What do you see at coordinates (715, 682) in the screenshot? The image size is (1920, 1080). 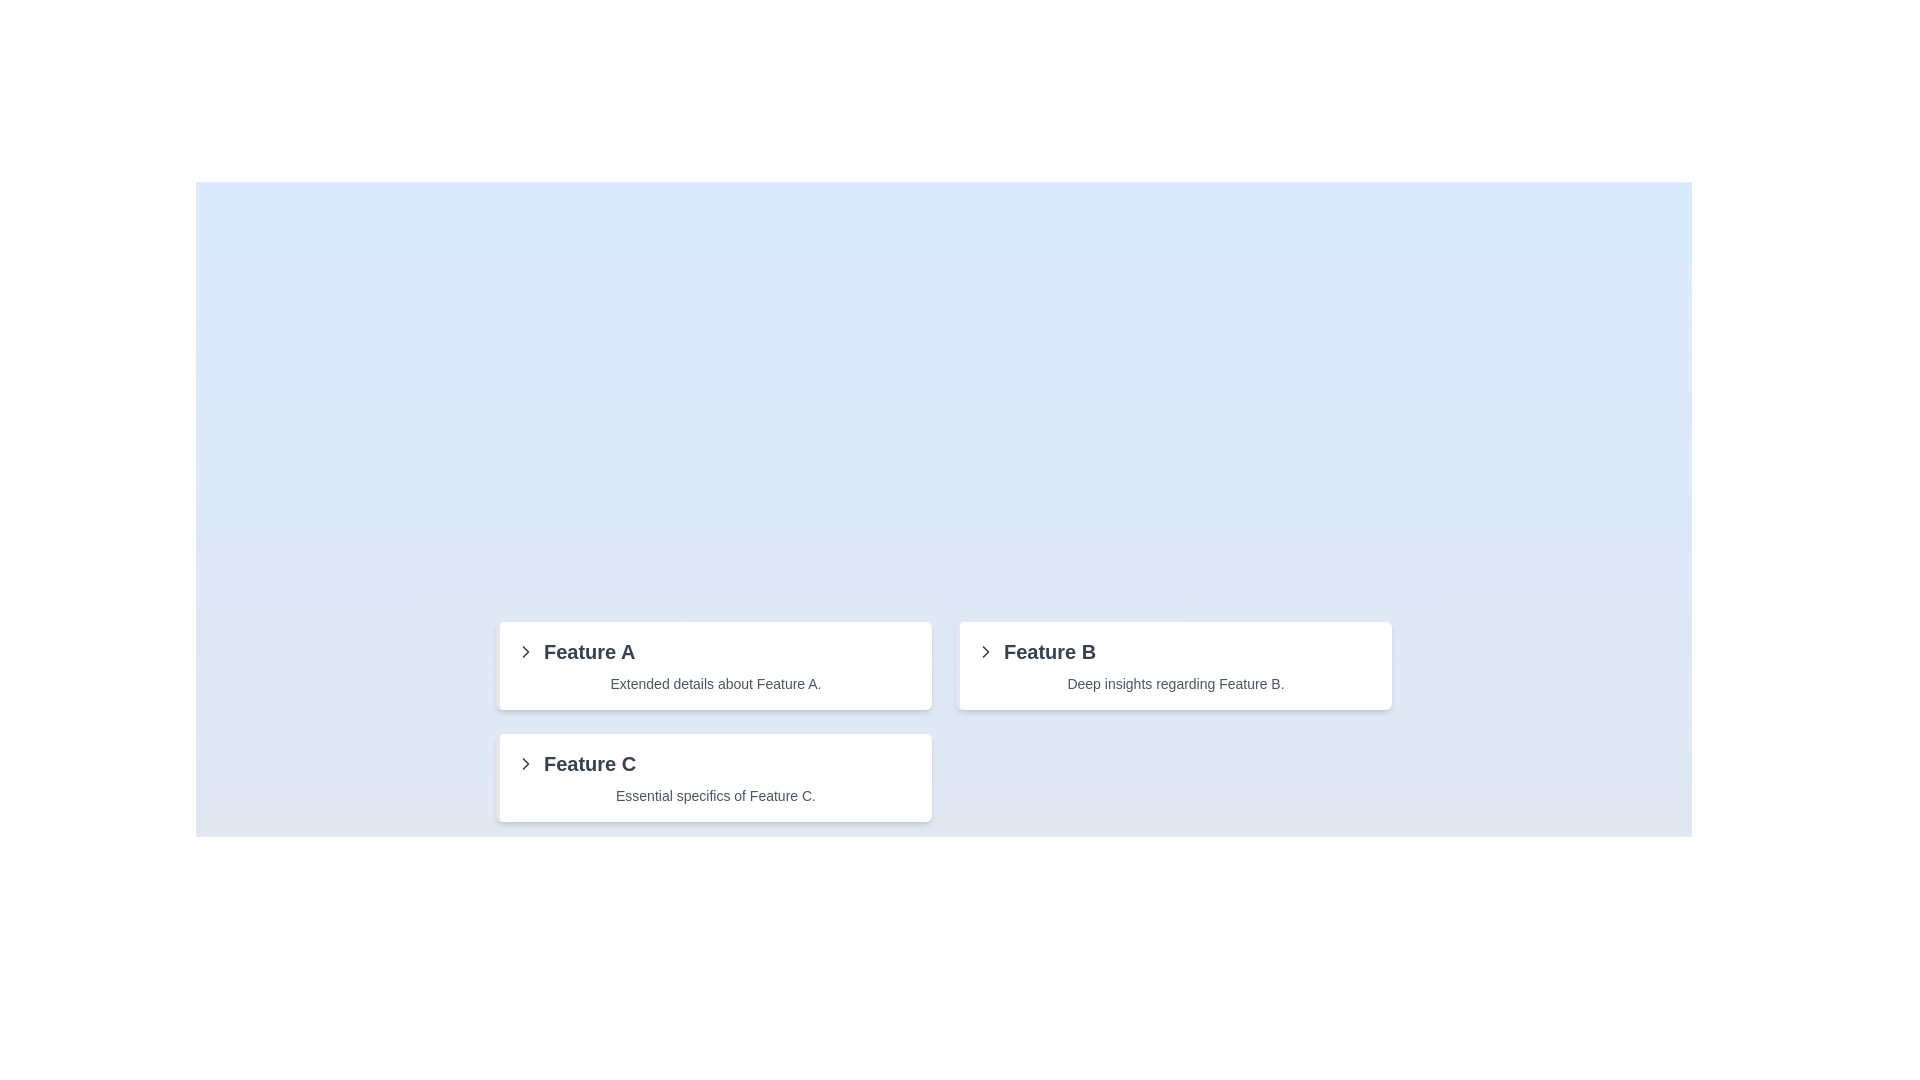 I see `the descriptive text that provides additional details about 'Feature A', located beneath the title and adjacent to a chevron icon` at bounding box center [715, 682].